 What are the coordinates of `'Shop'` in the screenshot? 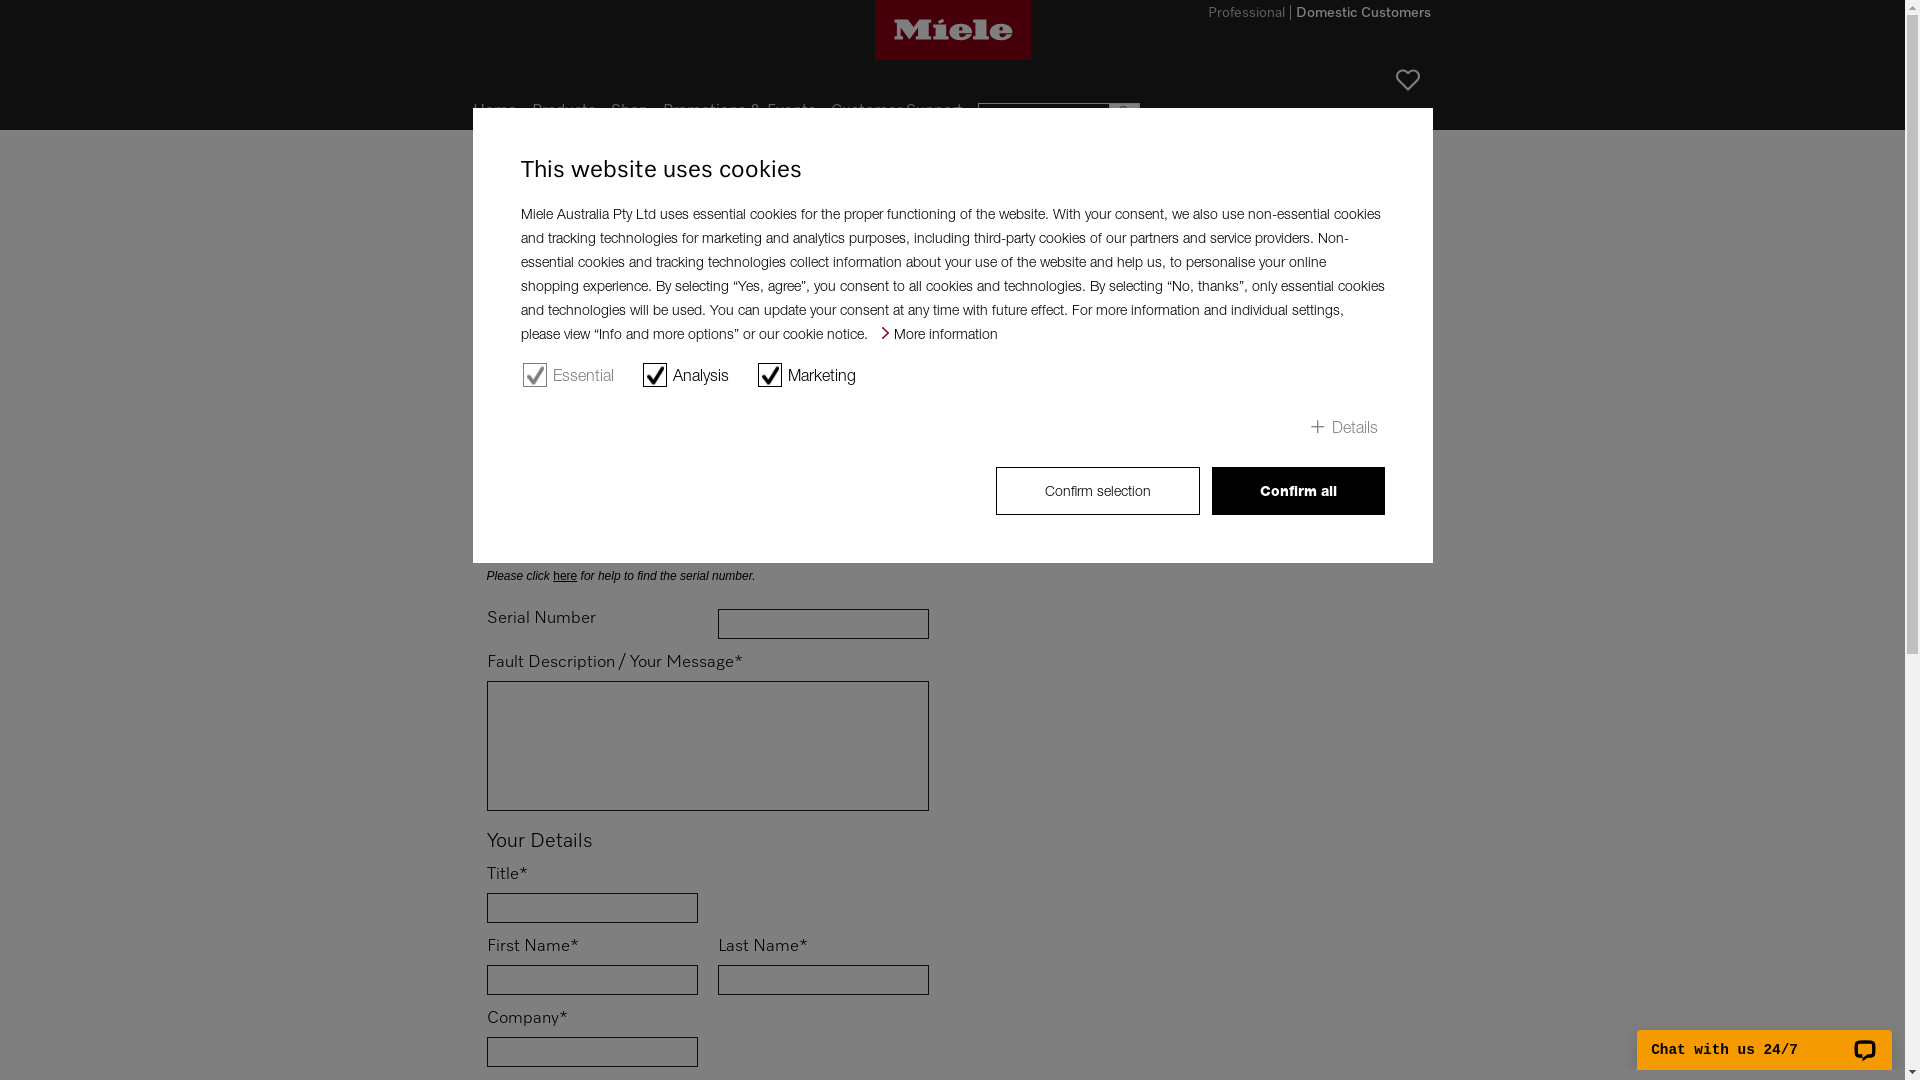 It's located at (627, 111).